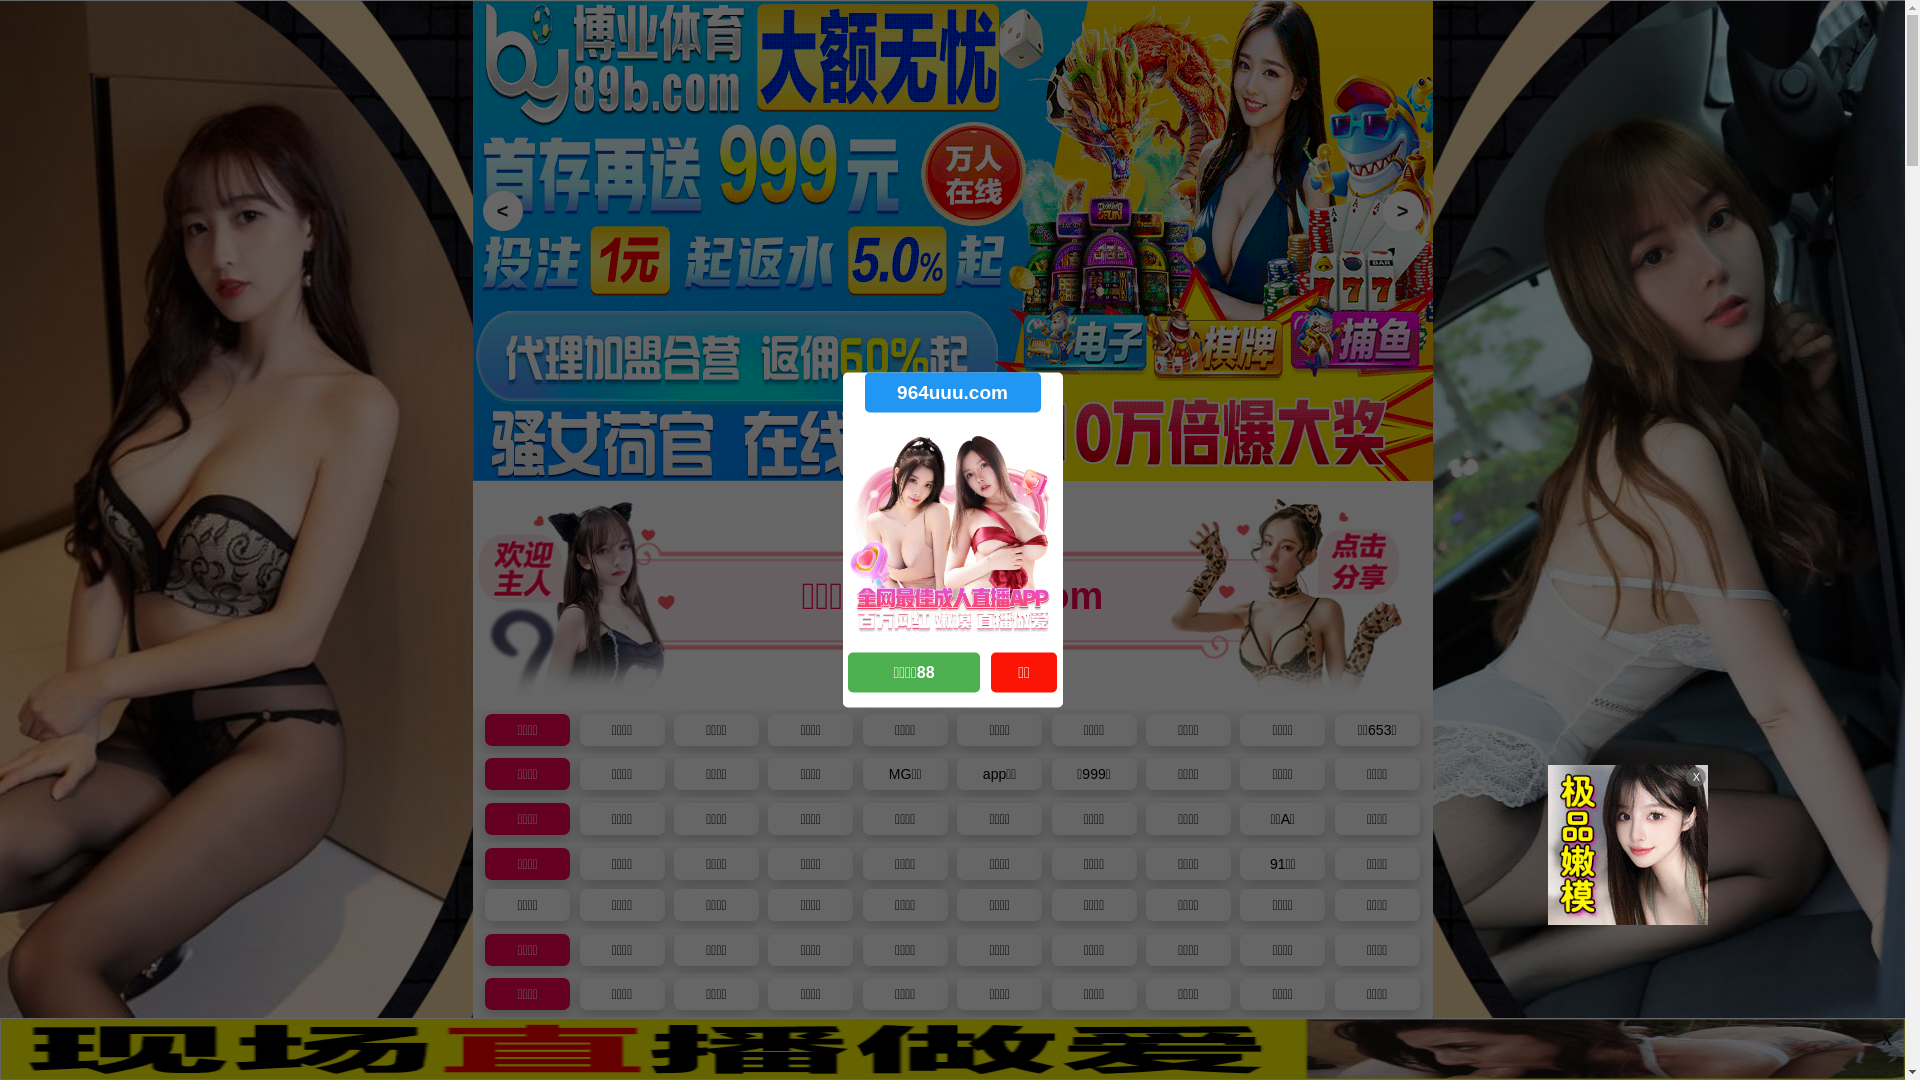  What do you see at coordinates (1875, 1040) in the screenshot?
I see `'X'` at bounding box center [1875, 1040].